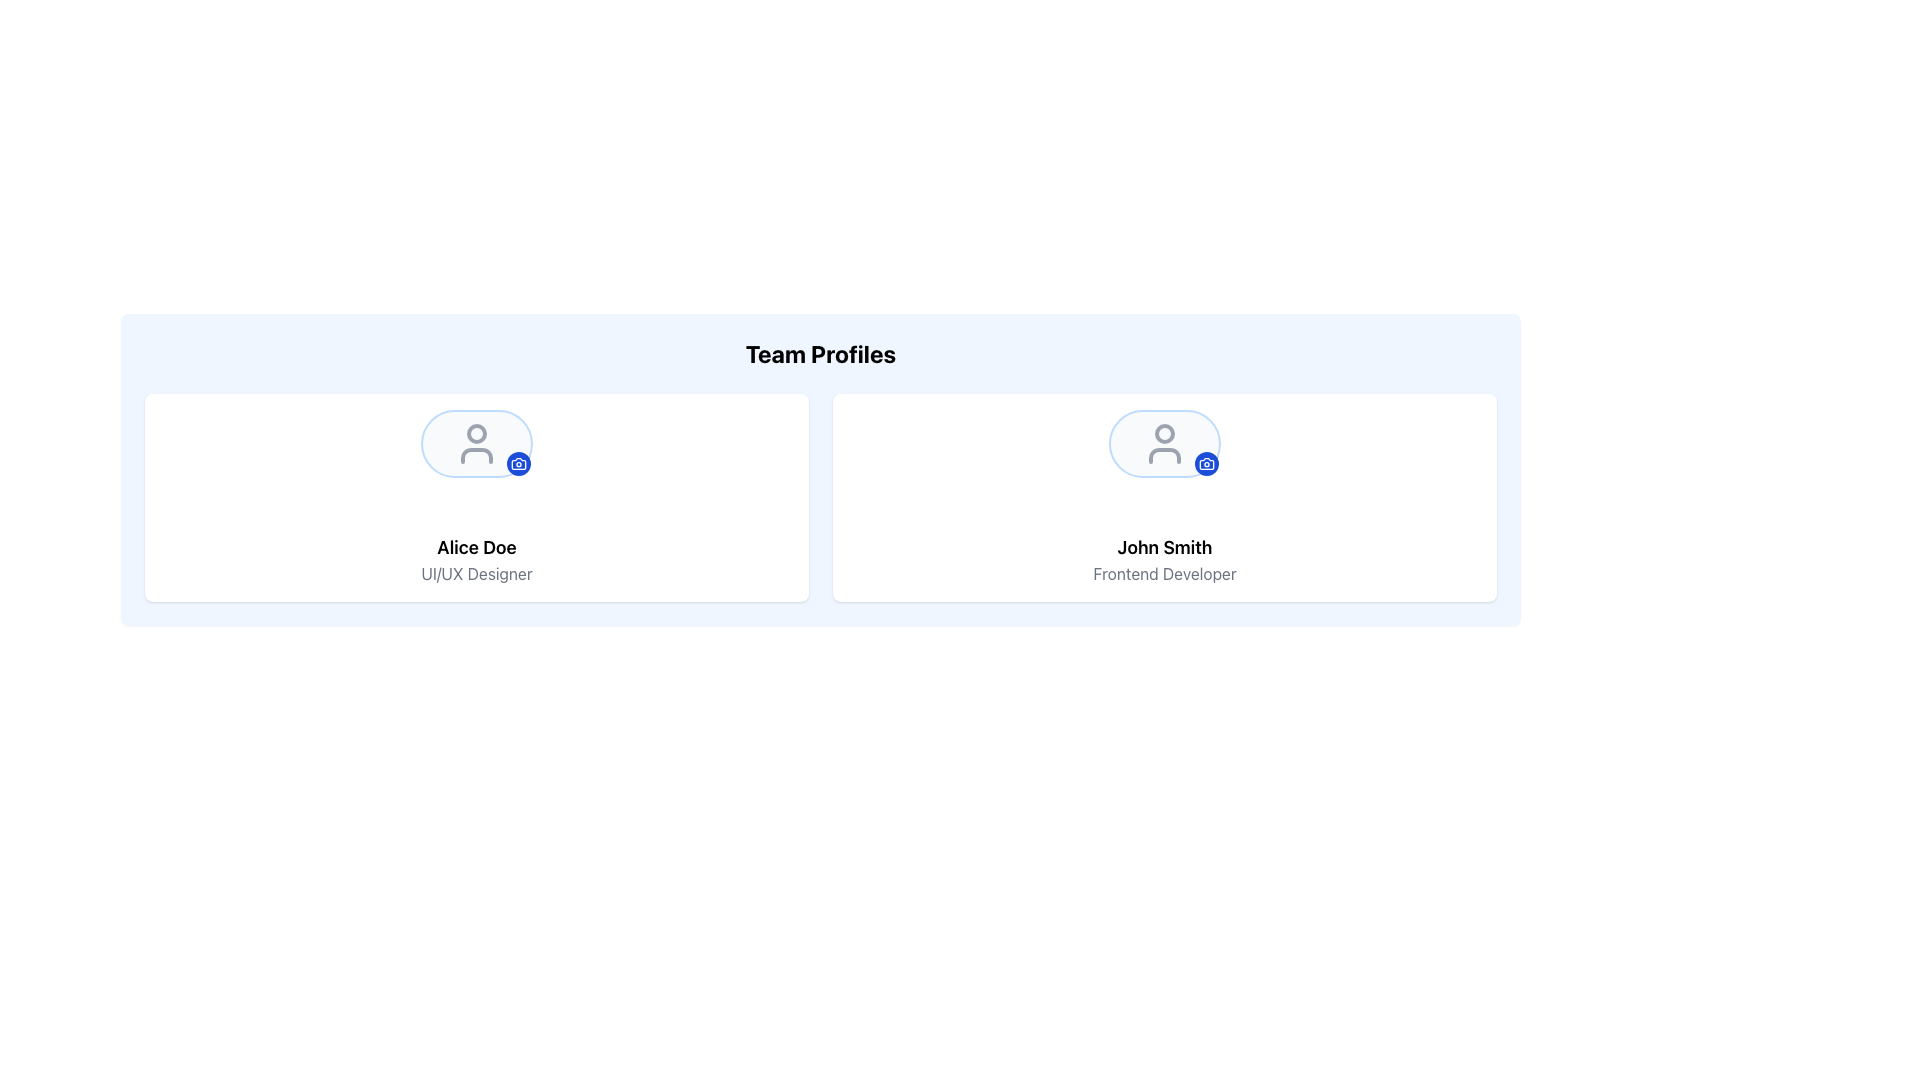  I want to click on the small blue camera icon with a white stroke located at the top-right corner of John Smith's profile picture, so click(1205, 463).